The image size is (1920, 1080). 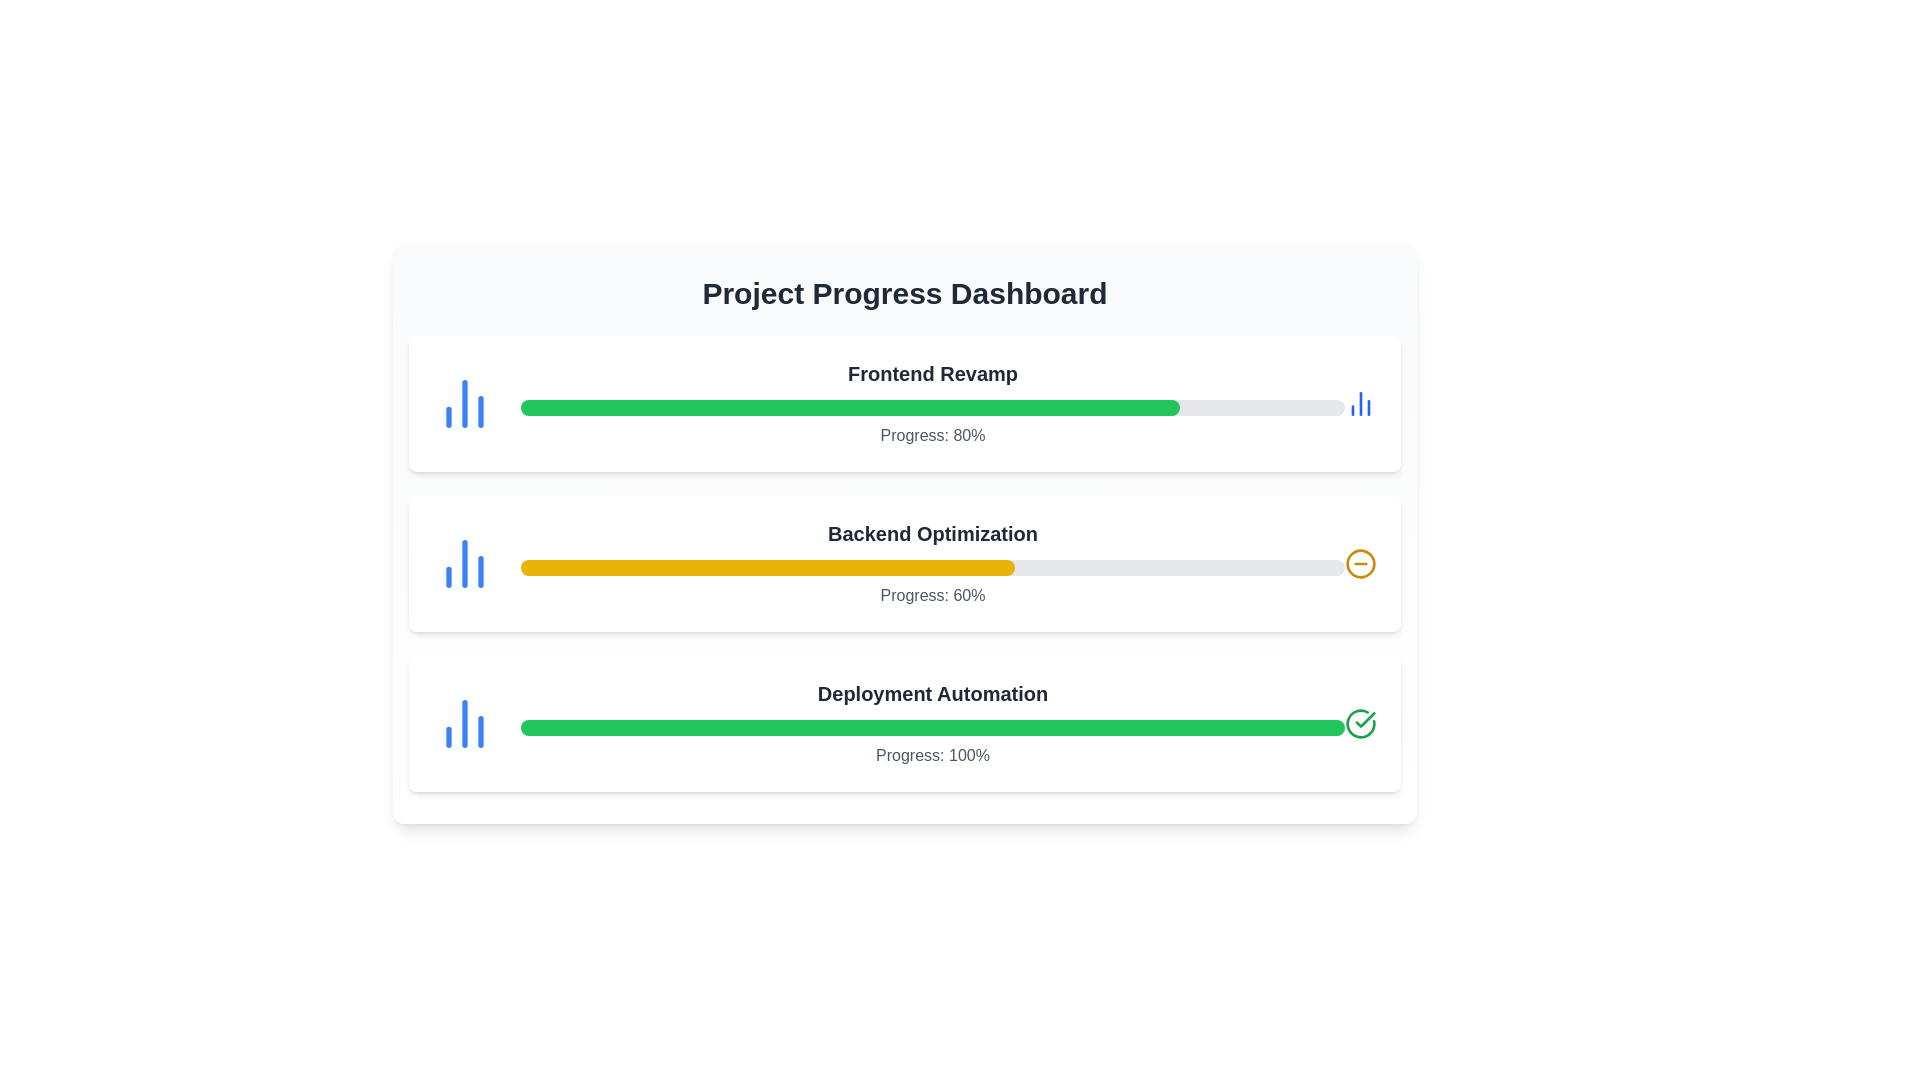 I want to click on the value of the progress bar indicating the 80% completion status of the 'Deployment Automation' task, located in the third section from the top, so click(x=850, y=407).